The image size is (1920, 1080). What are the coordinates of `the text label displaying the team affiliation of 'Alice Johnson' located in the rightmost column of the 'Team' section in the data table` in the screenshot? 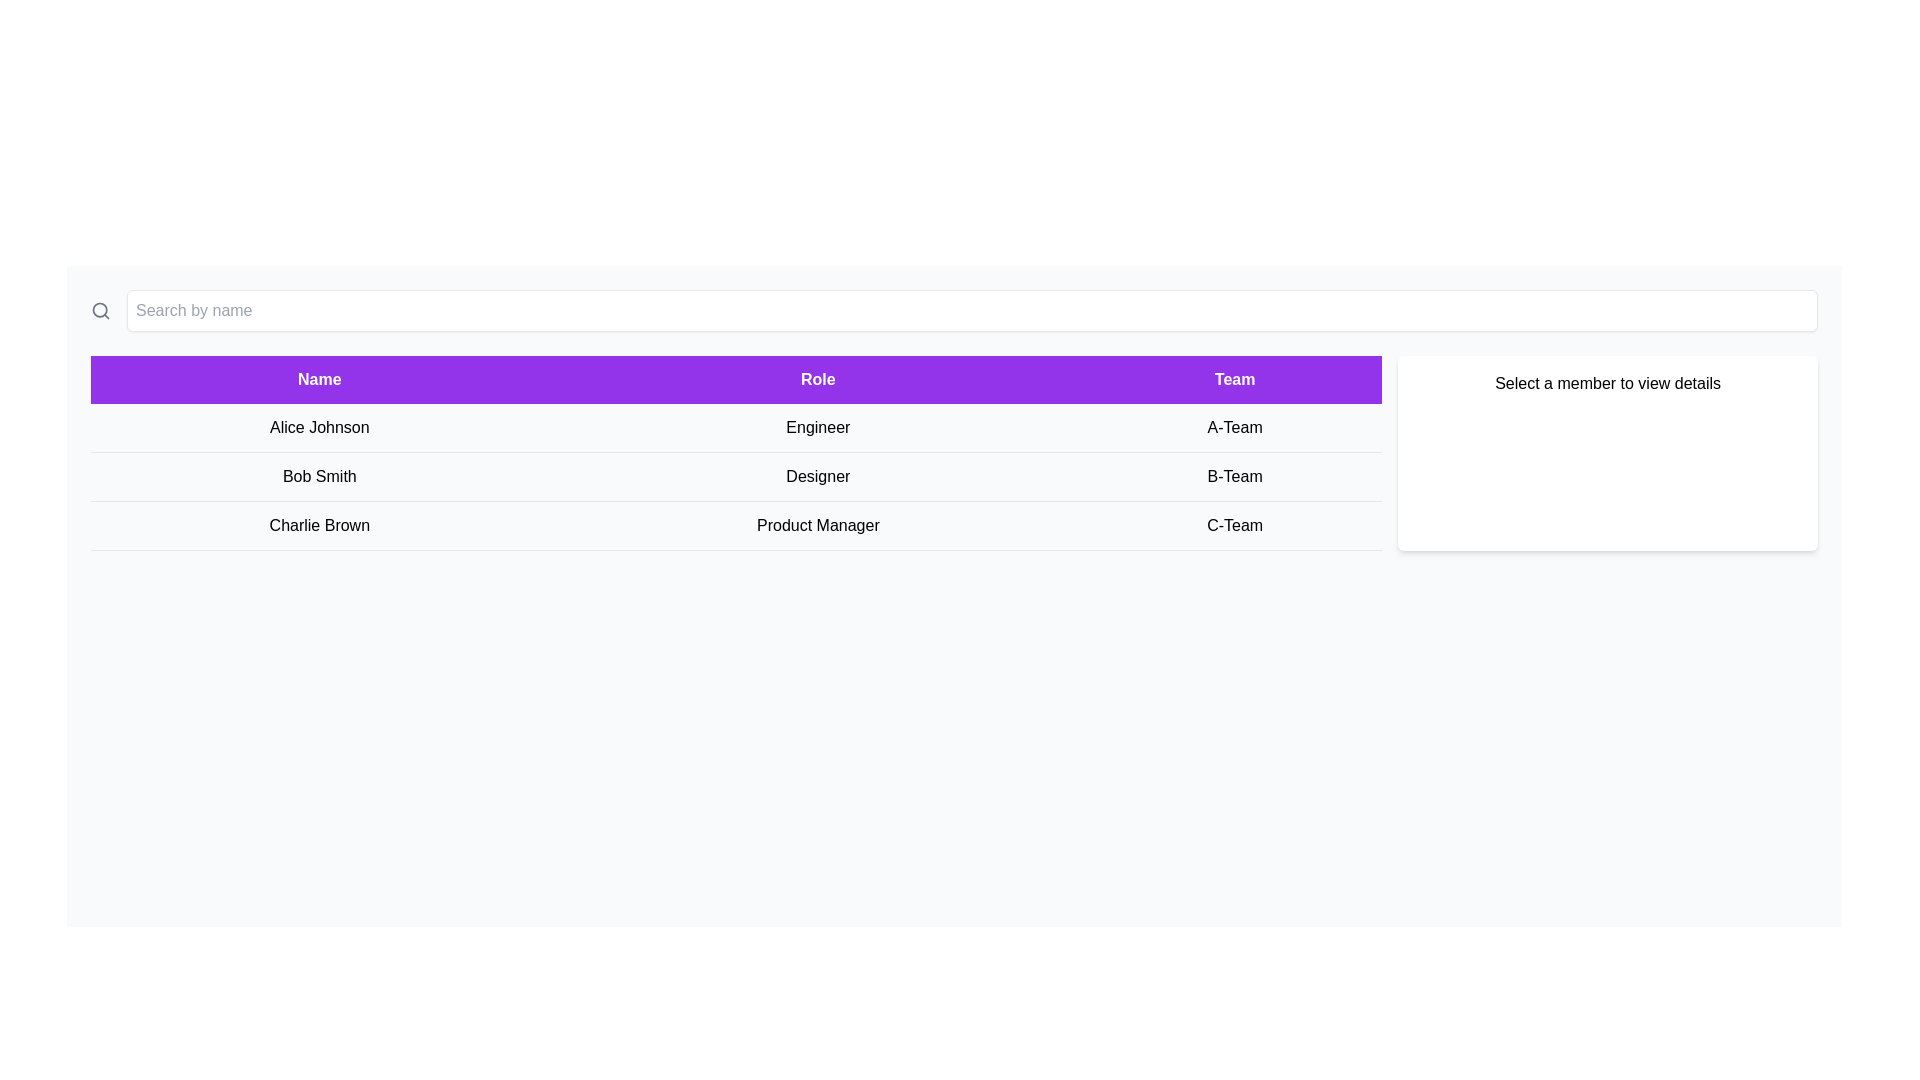 It's located at (1234, 427).